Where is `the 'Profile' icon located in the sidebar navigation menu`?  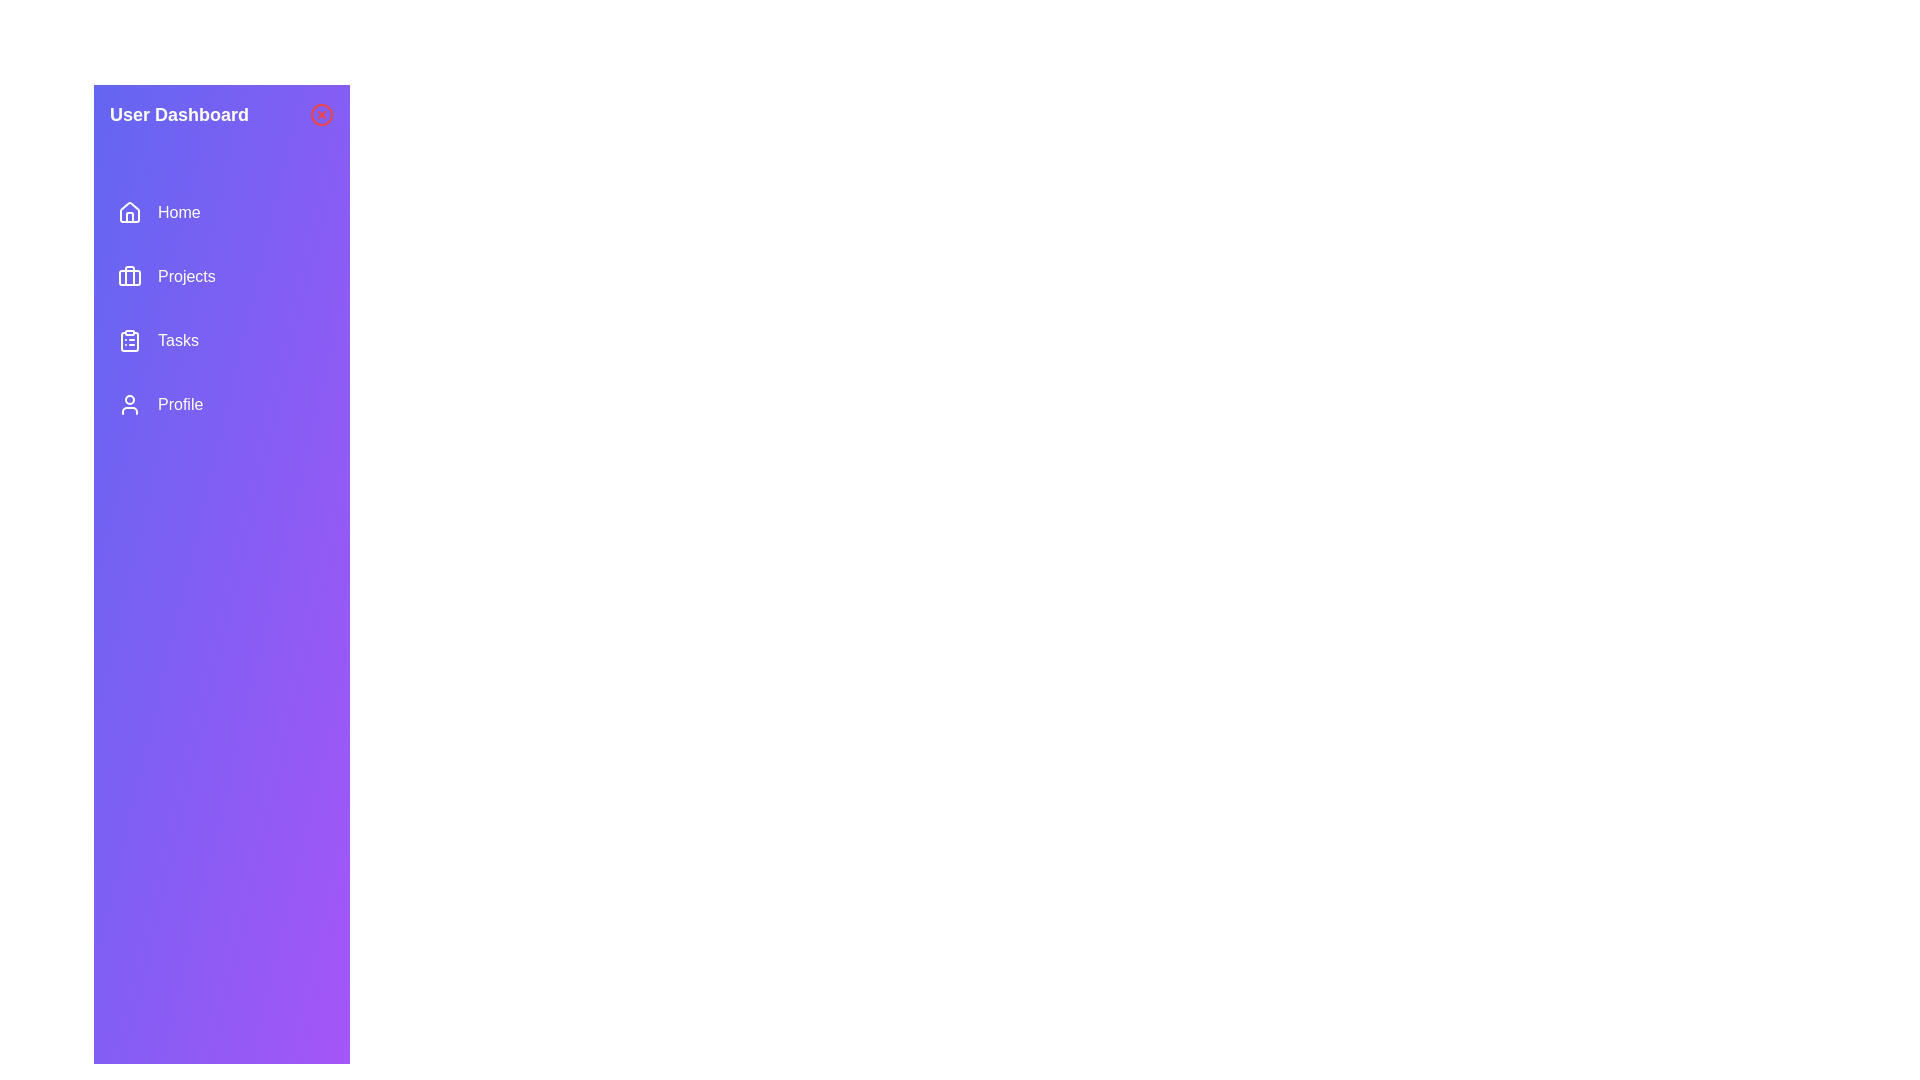
the 'Profile' icon located in the sidebar navigation menu is located at coordinates (128, 405).